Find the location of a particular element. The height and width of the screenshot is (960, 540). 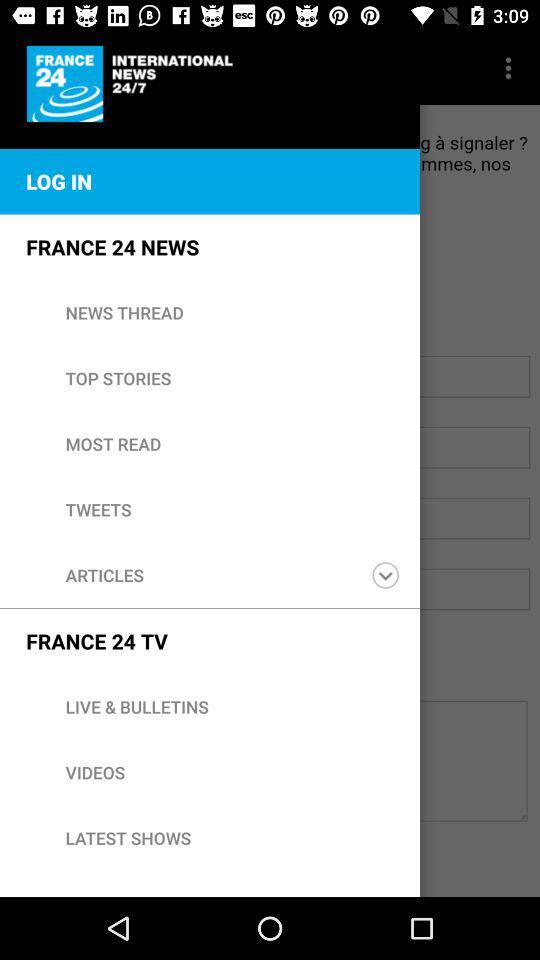

the down arrow button to the right side of articles is located at coordinates (385, 575).